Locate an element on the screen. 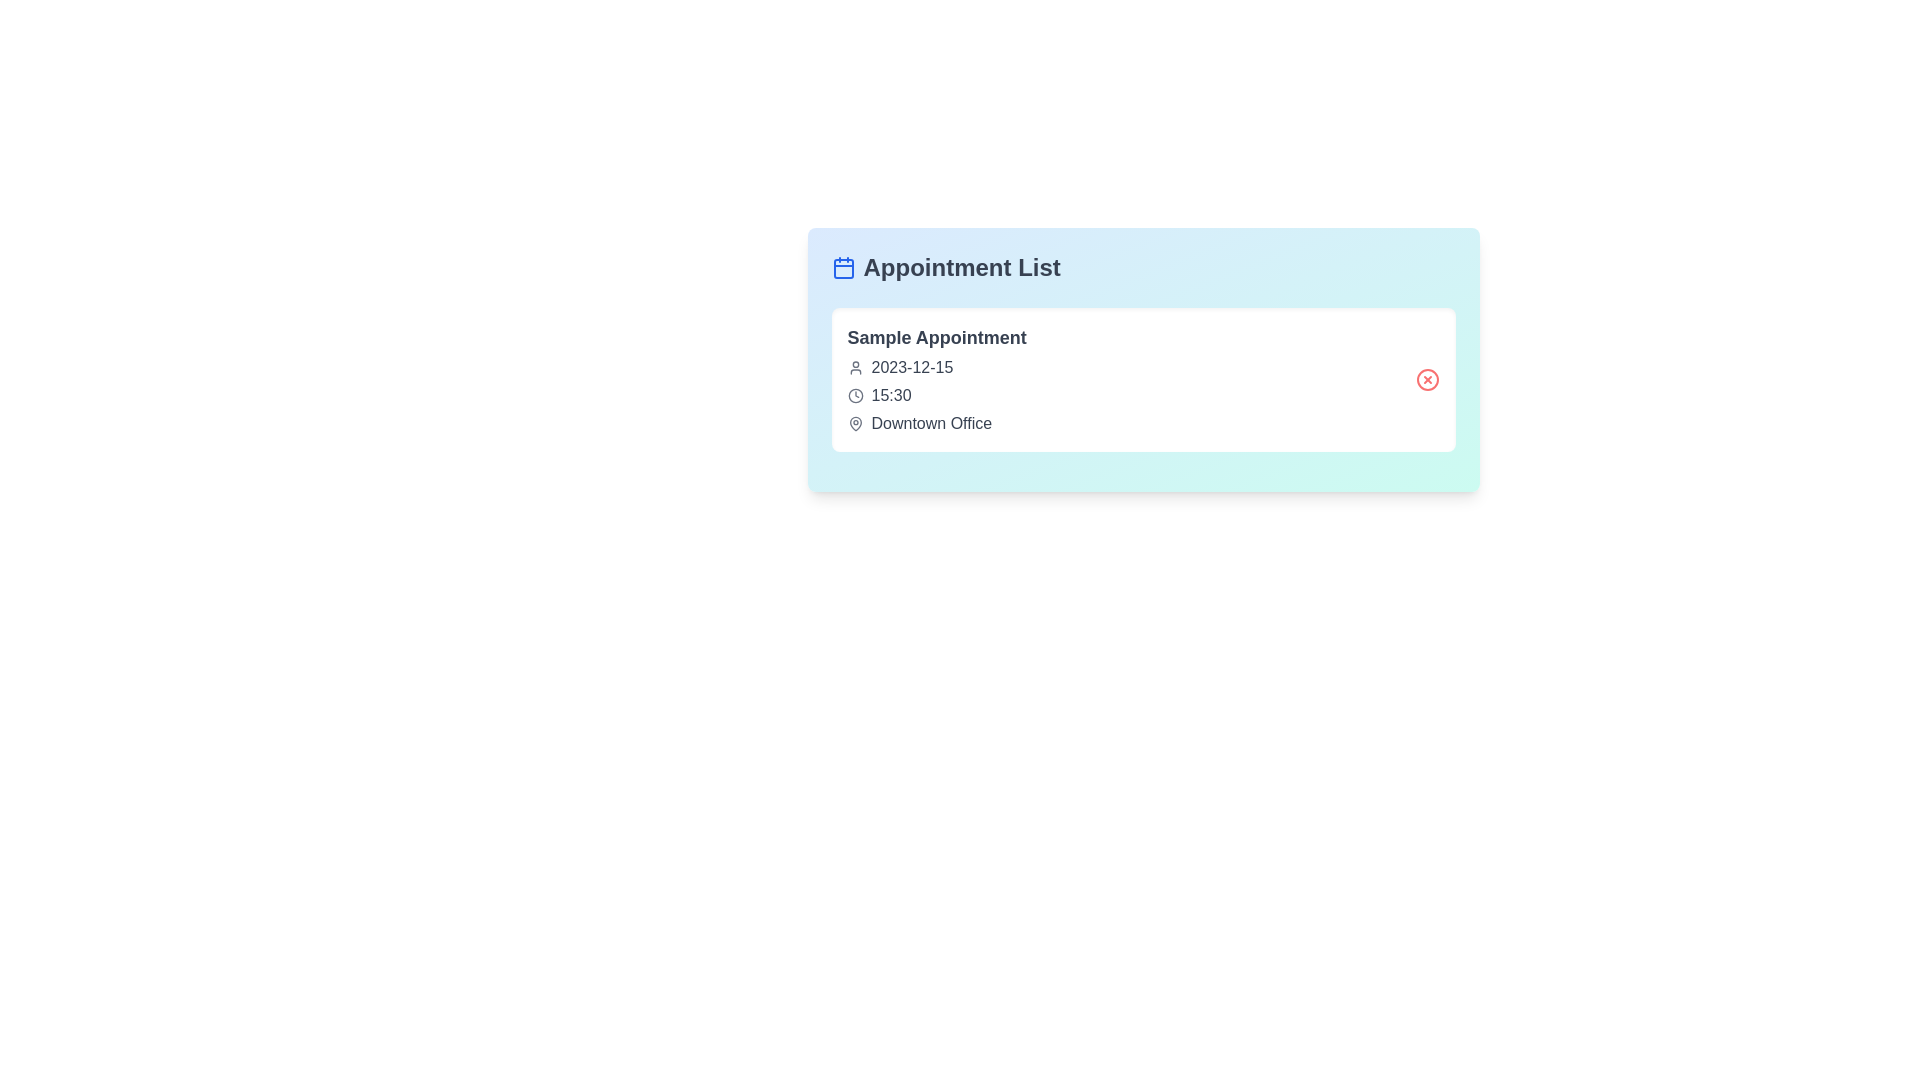 The height and width of the screenshot is (1080, 1920). displayed text 'Downtown Office' from the text label with a map pin icon, positioned at the bottom of the appointment box is located at coordinates (936, 423).